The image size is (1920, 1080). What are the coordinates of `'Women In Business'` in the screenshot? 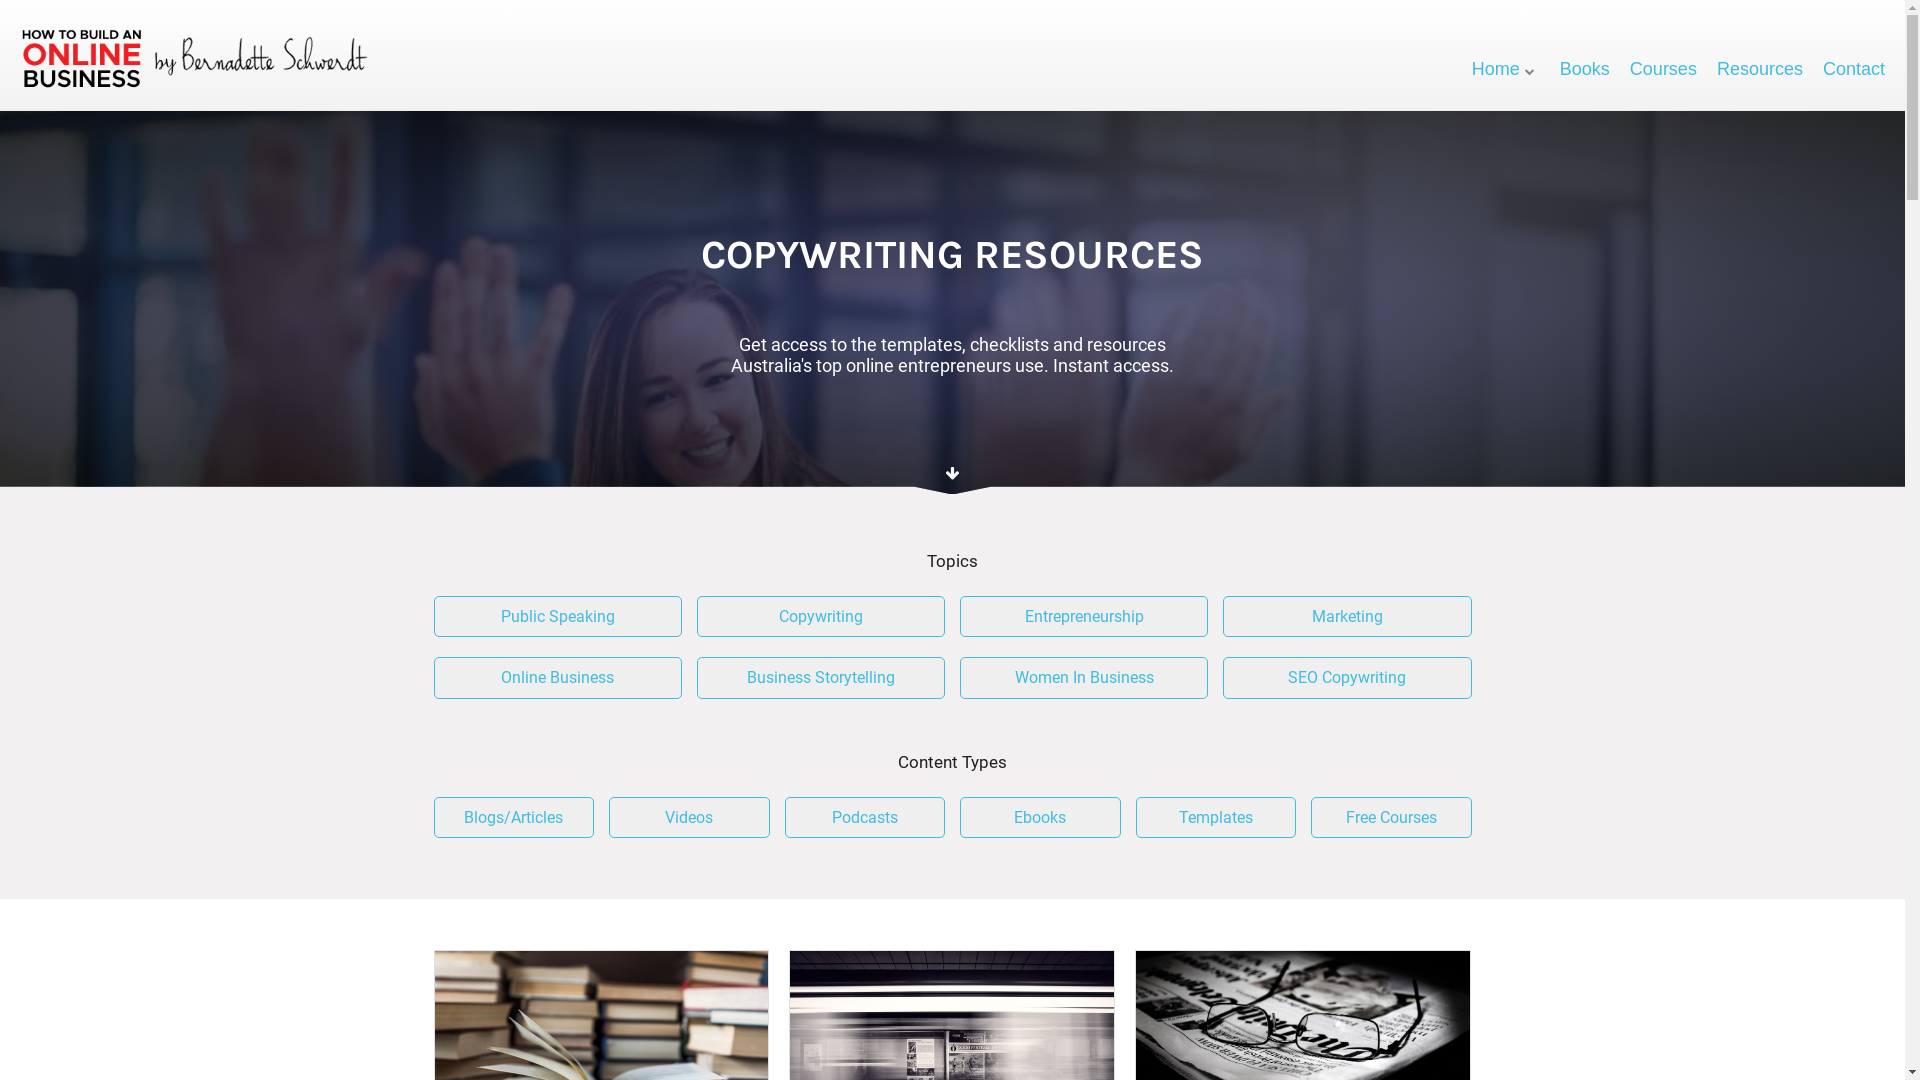 It's located at (1083, 677).